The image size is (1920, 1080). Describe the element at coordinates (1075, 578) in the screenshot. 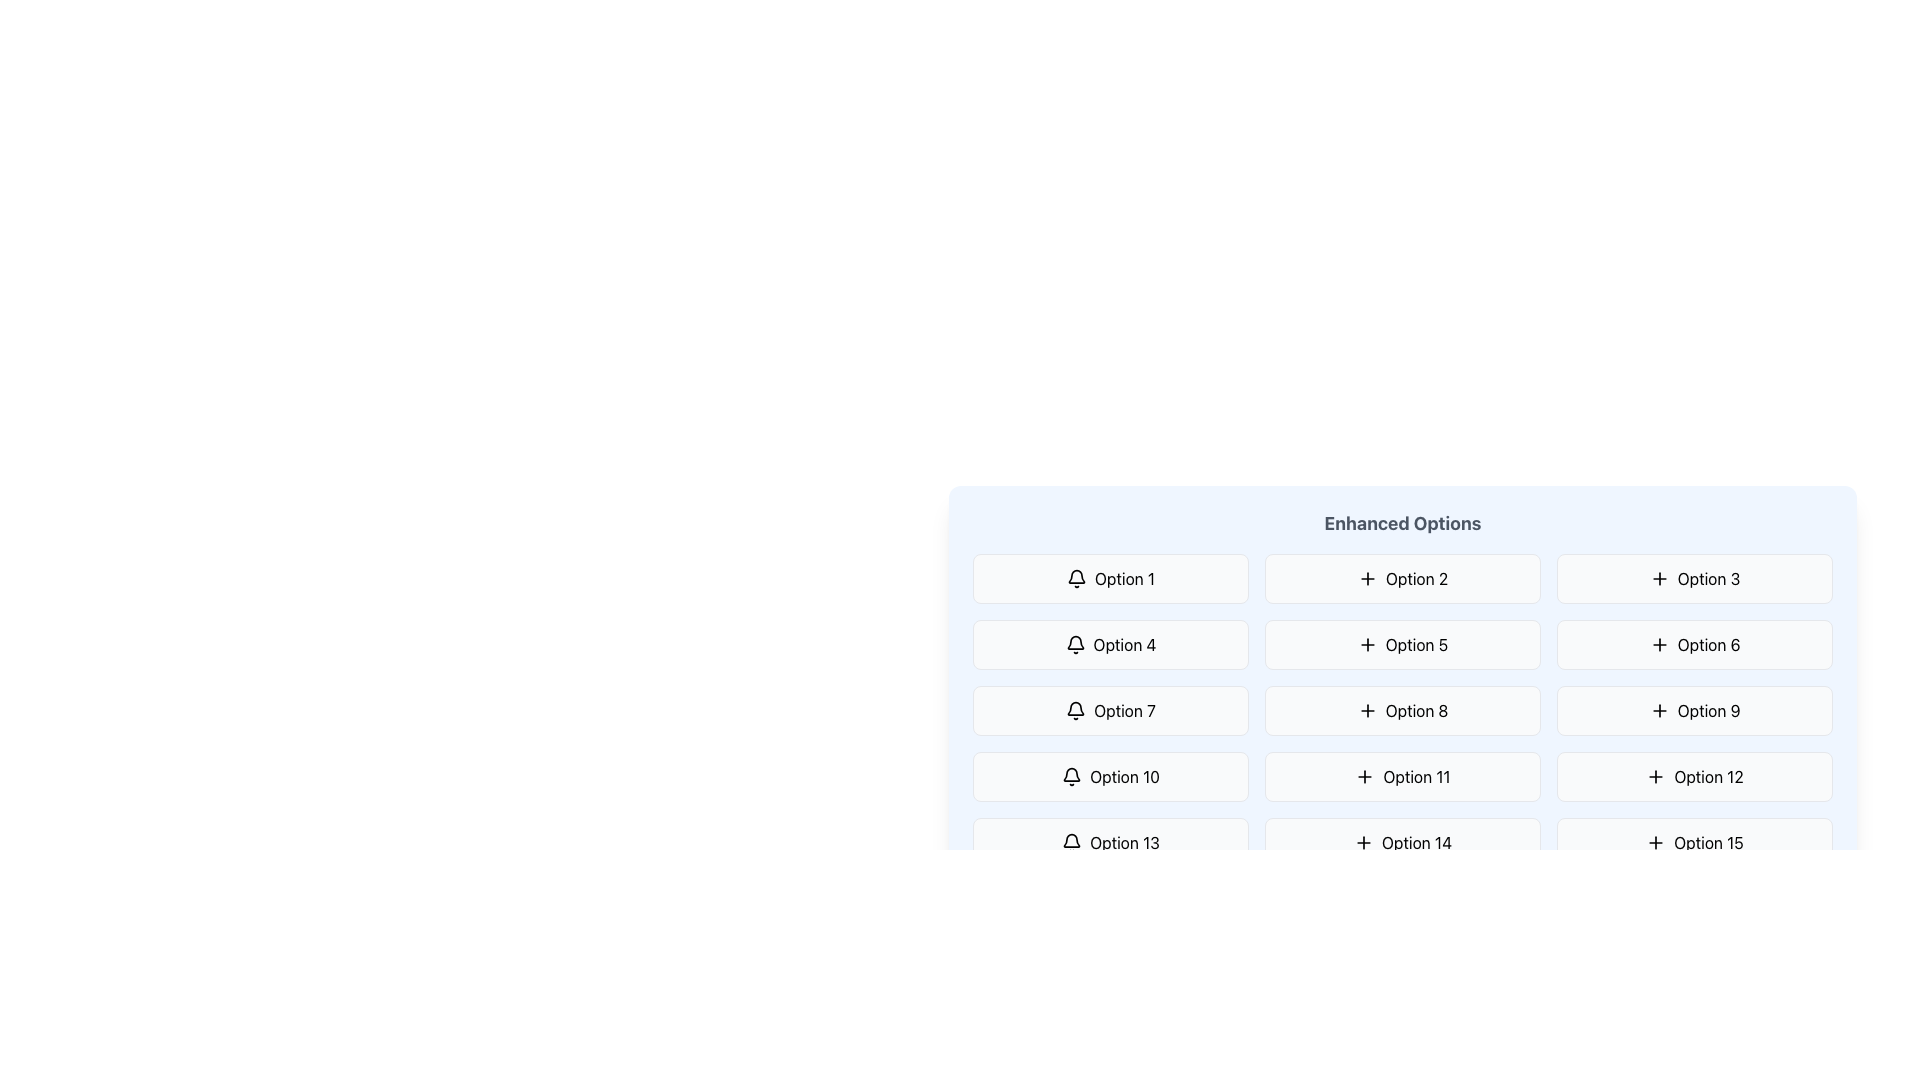

I see `the bell icon located on the left side of the 'Option 1' button, which indicates notifications or alerts` at that location.